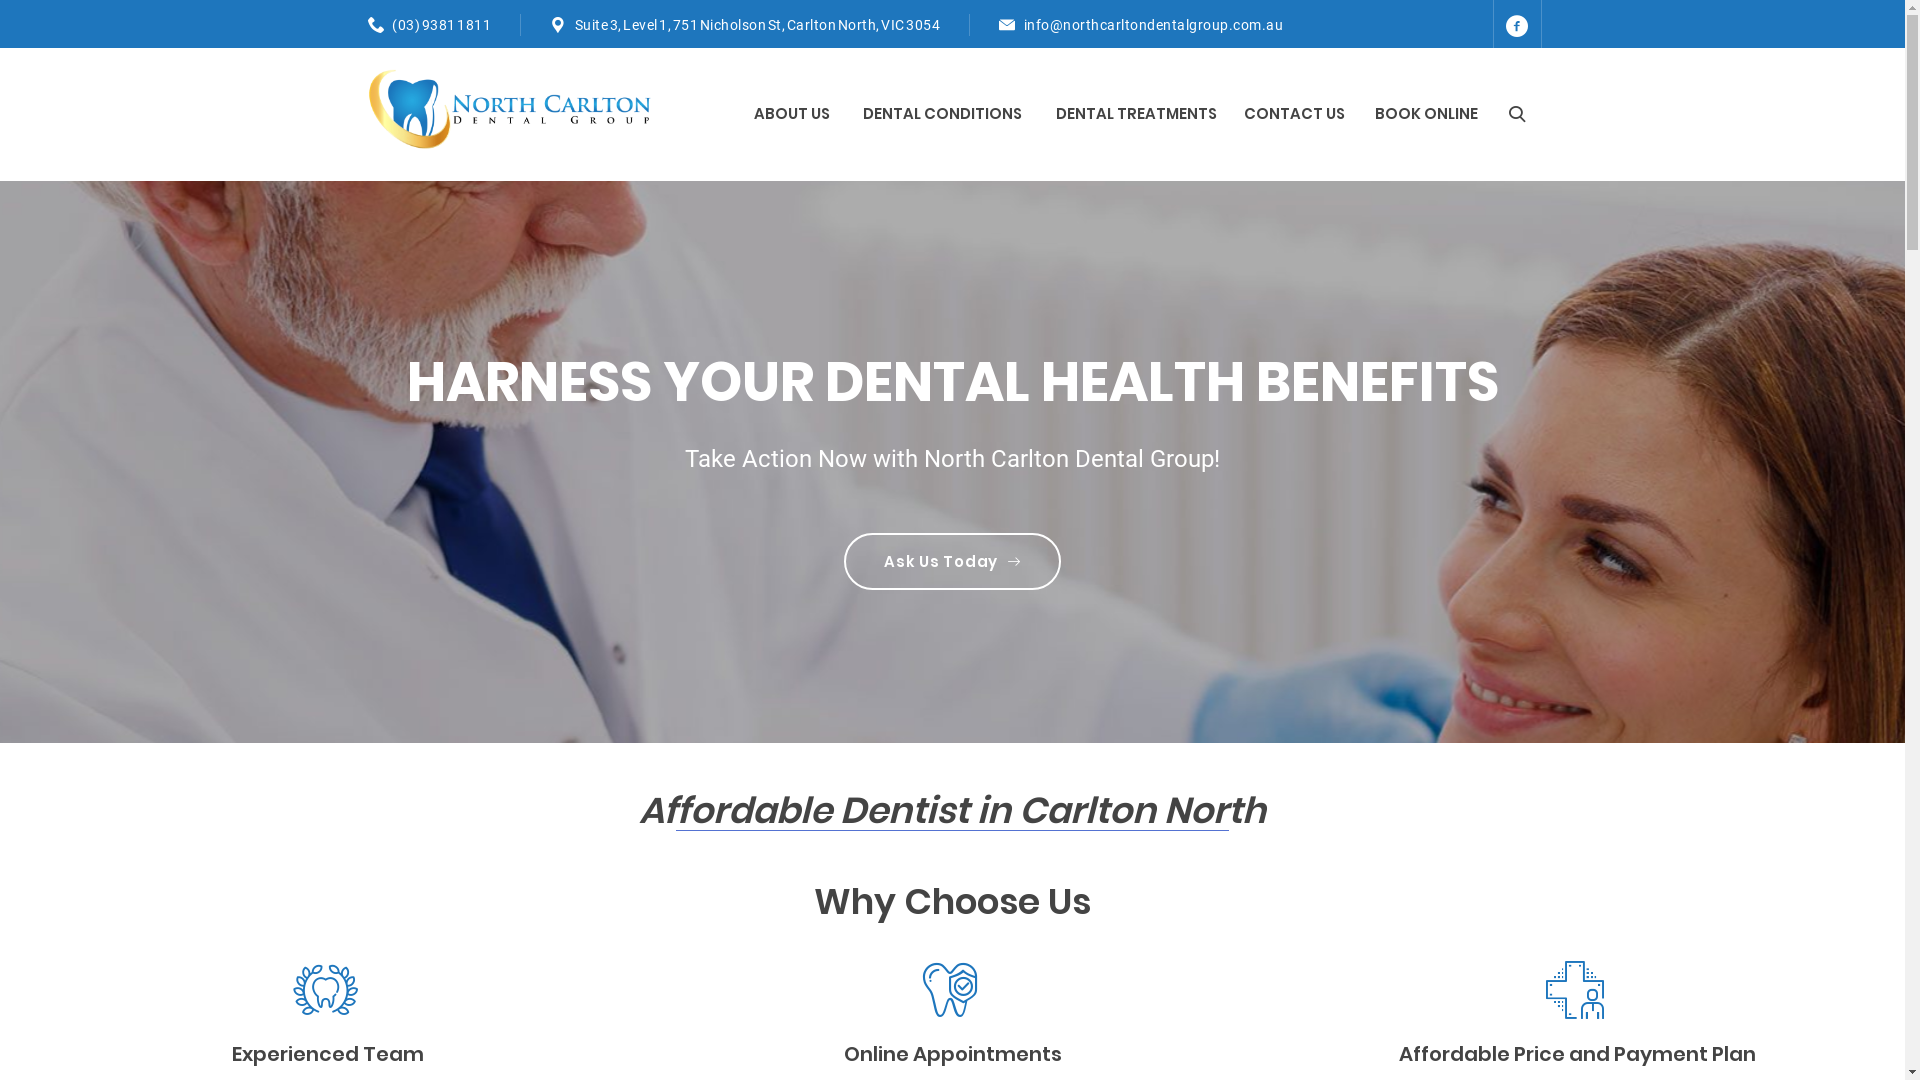 The height and width of the screenshot is (1080, 1920). I want to click on 'Ask Us Today', so click(844, 561).